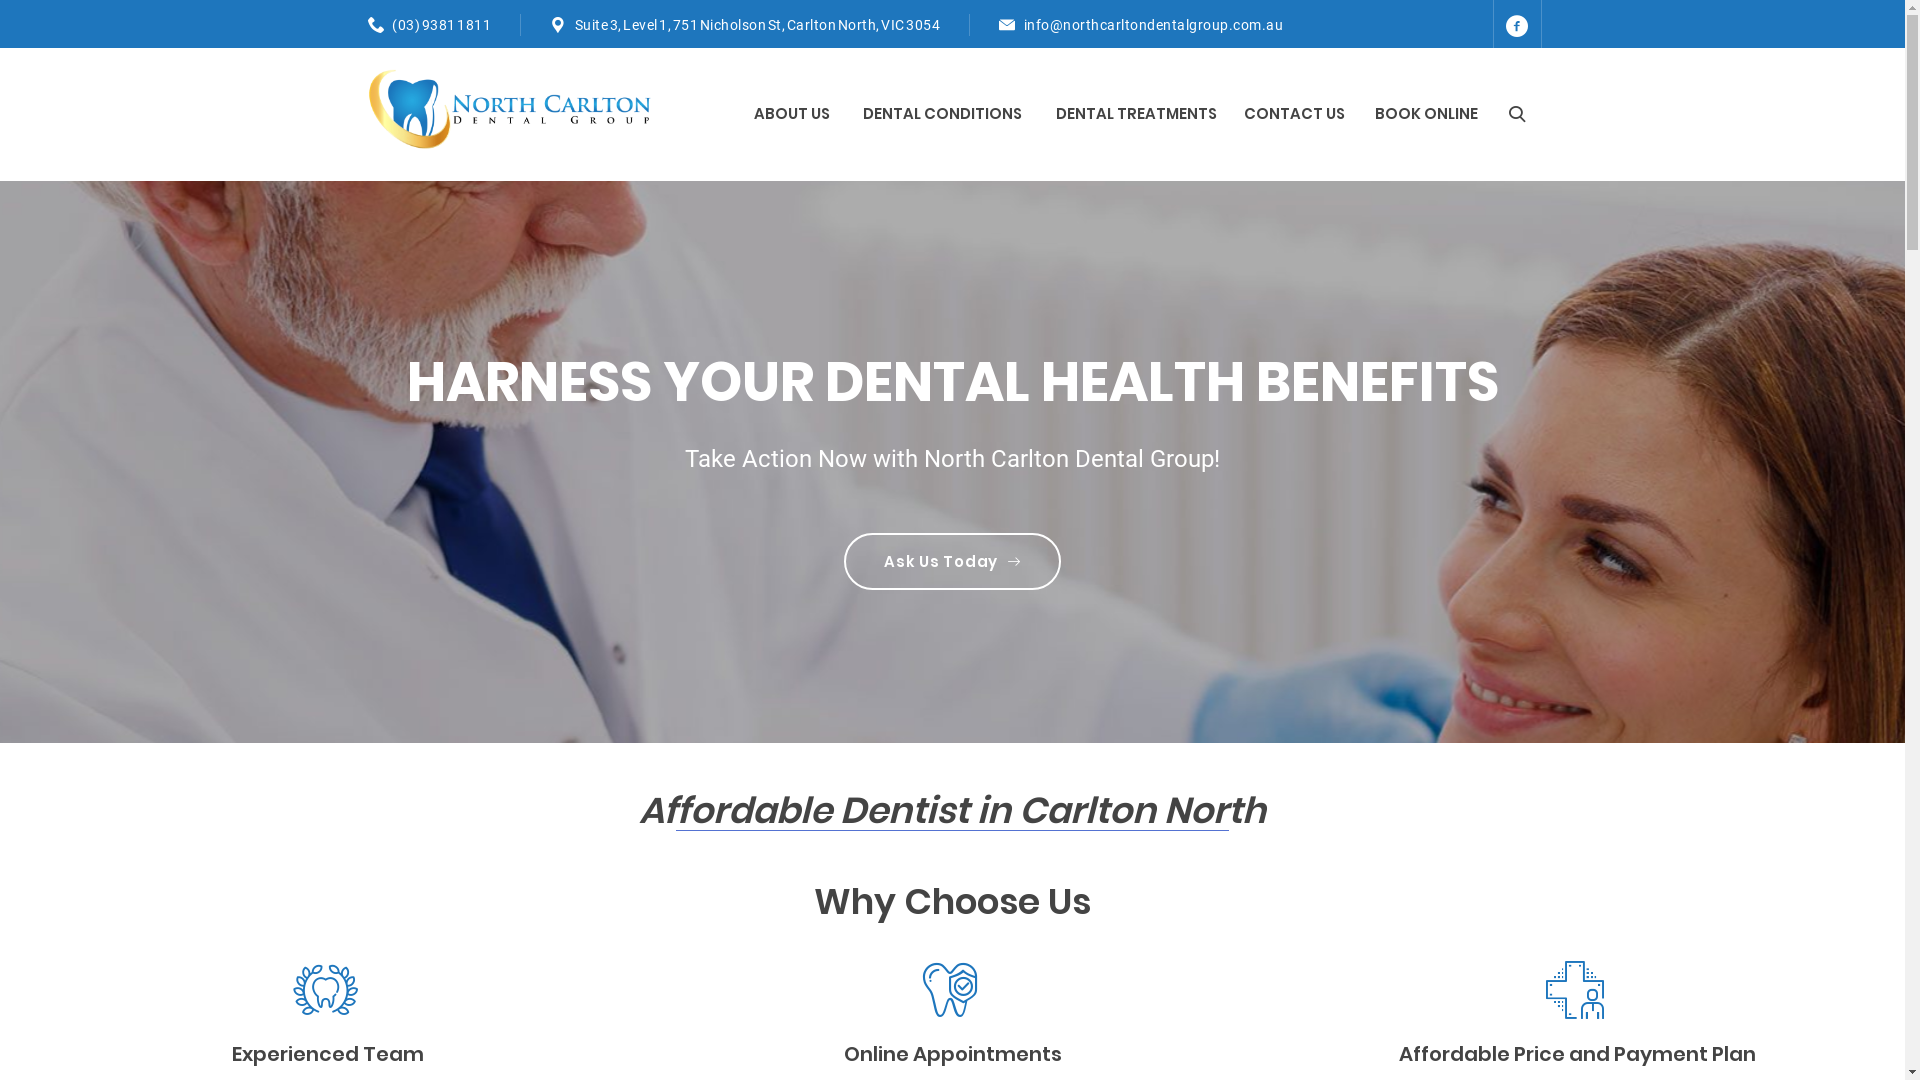 The height and width of the screenshot is (1080, 1920). I want to click on 'Ask Us Today', so click(844, 561).